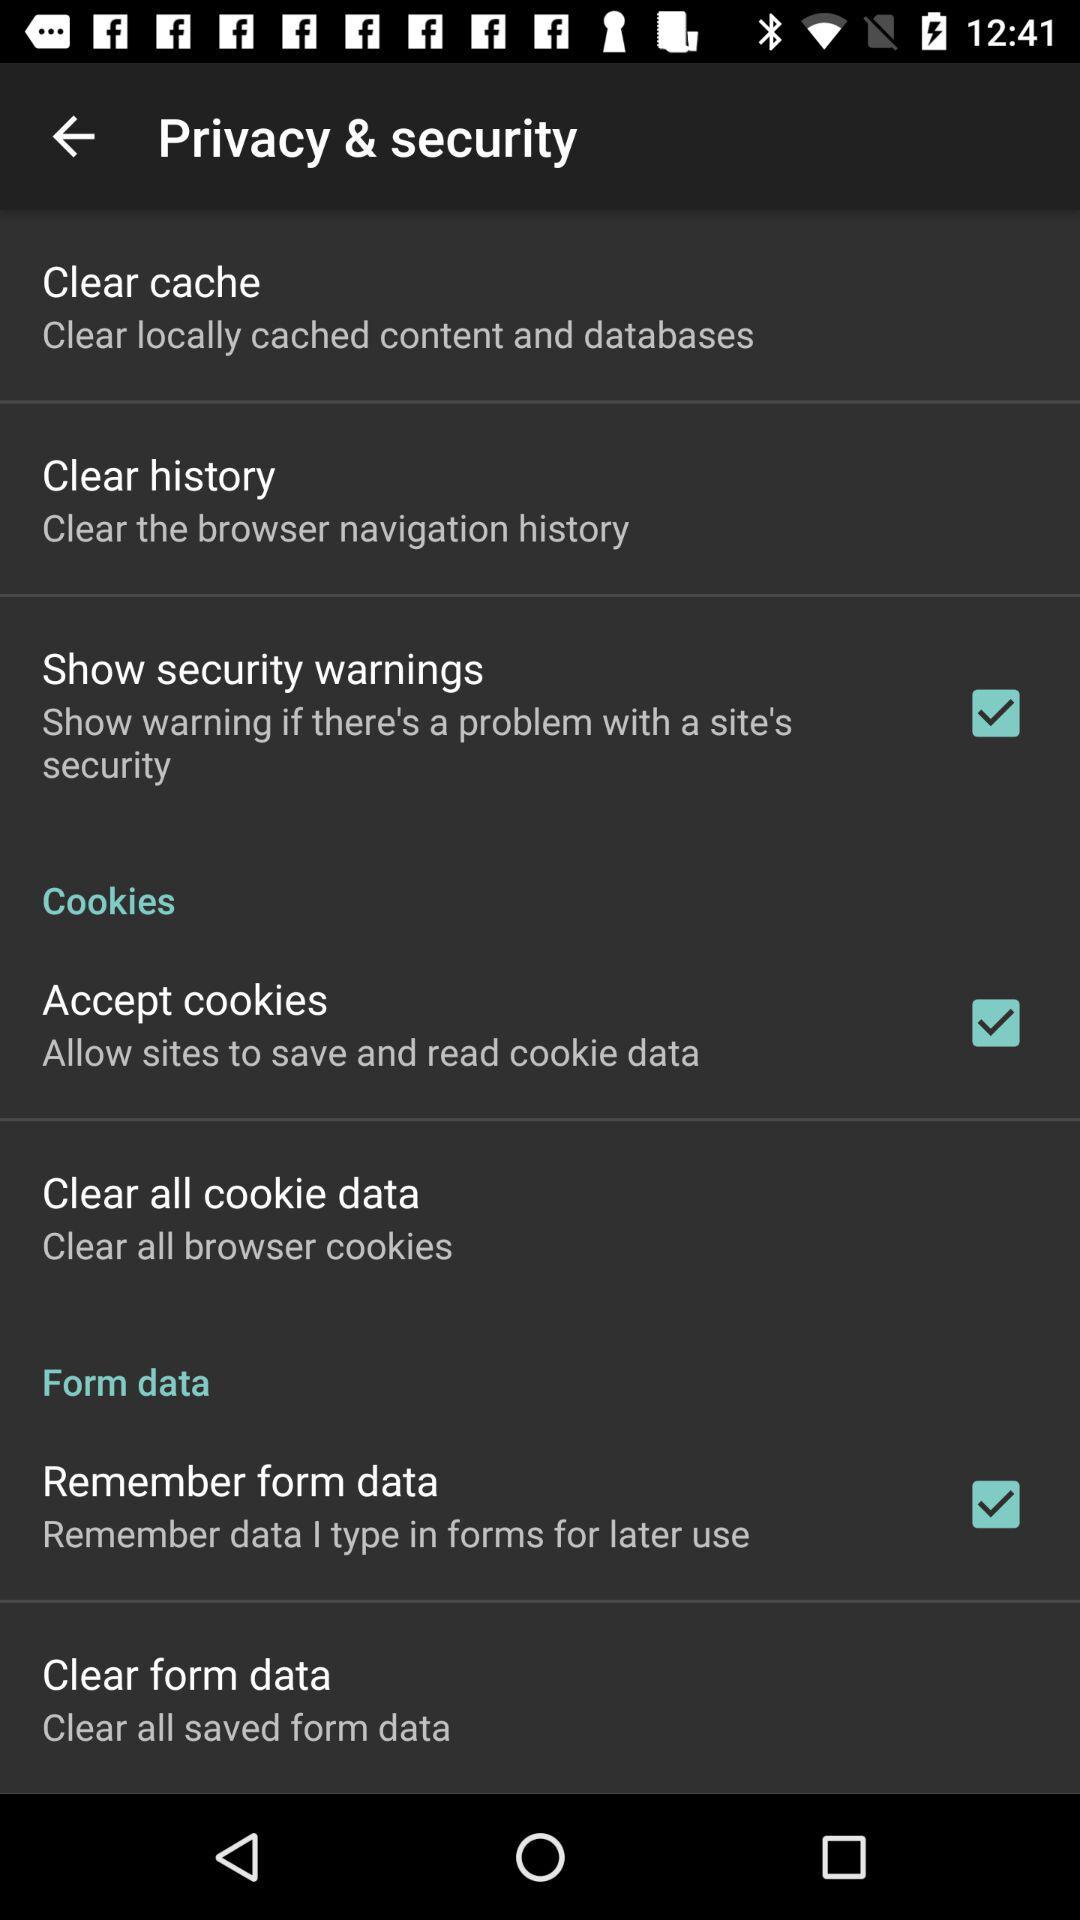 The image size is (1080, 1920). Describe the element at coordinates (995, 1022) in the screenshot. I see `check box right to accept cookies` at that location.